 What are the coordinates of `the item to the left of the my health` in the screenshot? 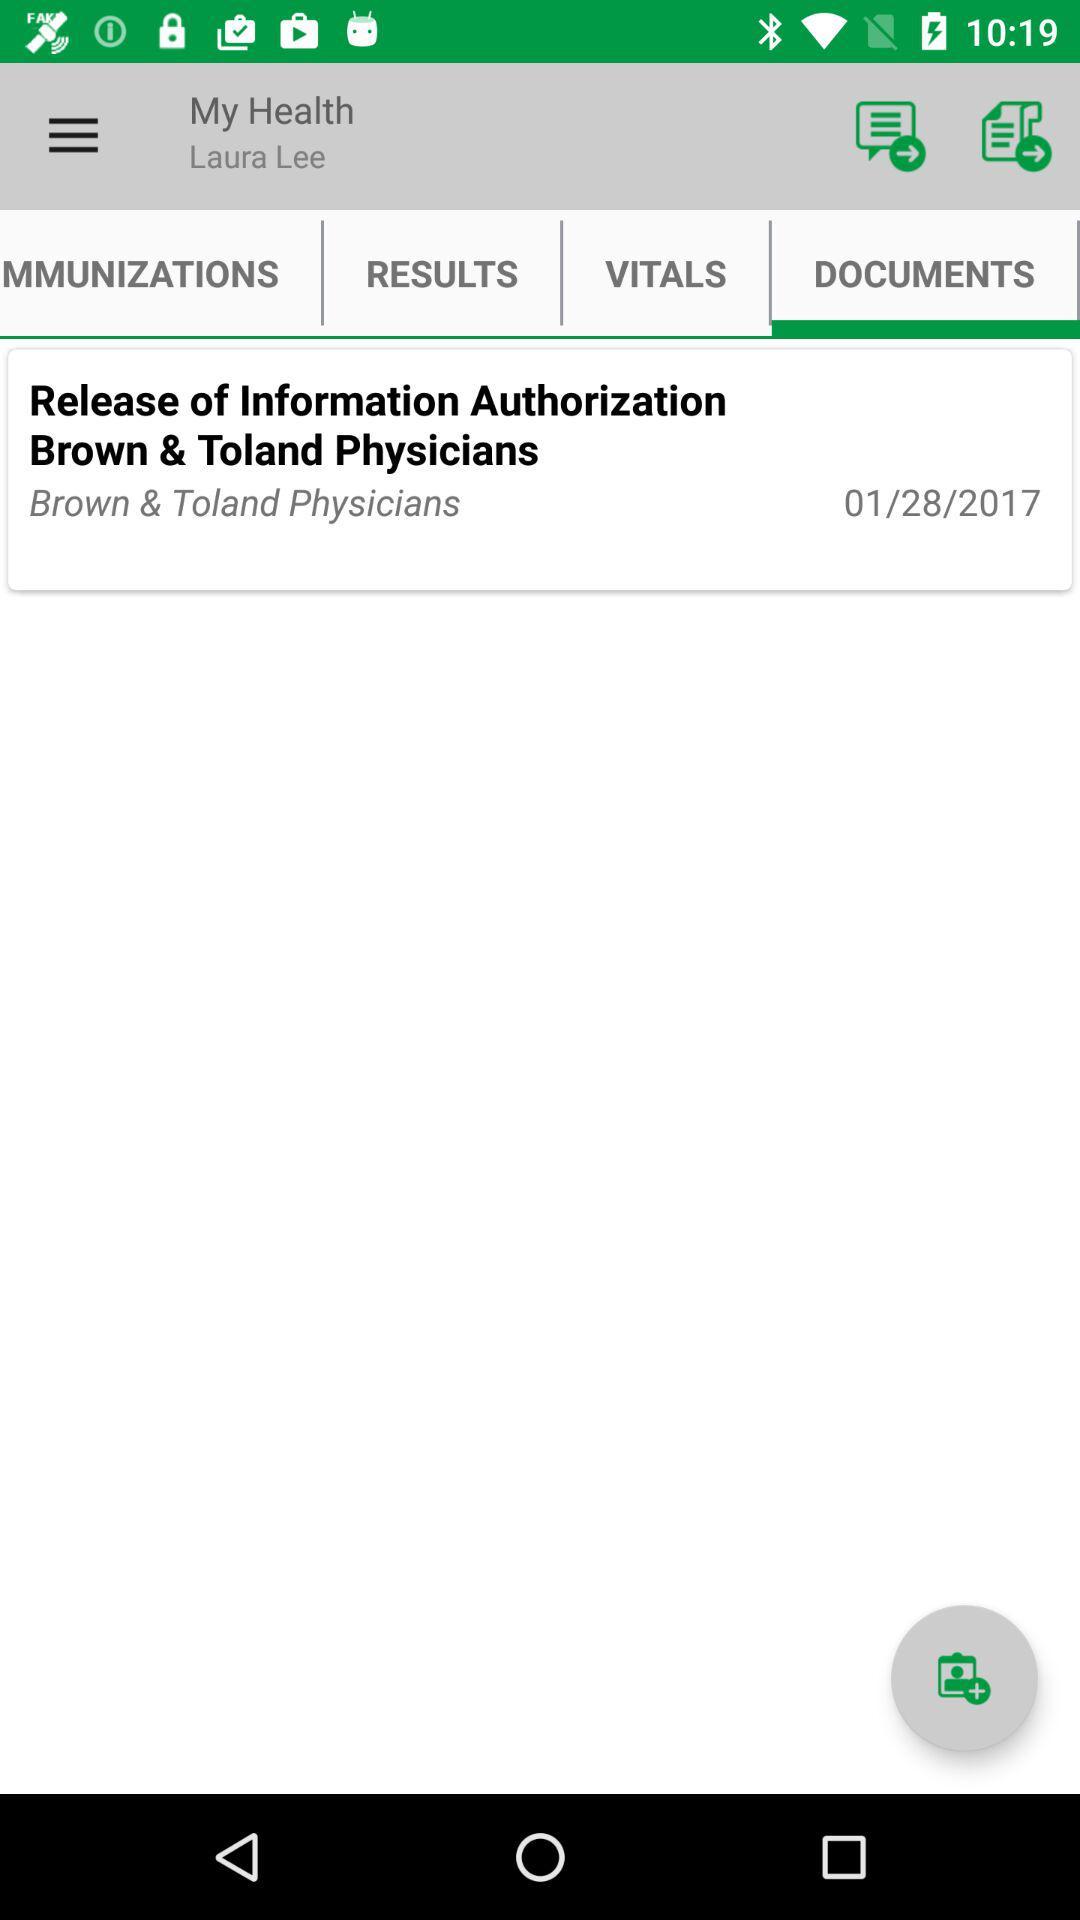 It's located at (72, 135).